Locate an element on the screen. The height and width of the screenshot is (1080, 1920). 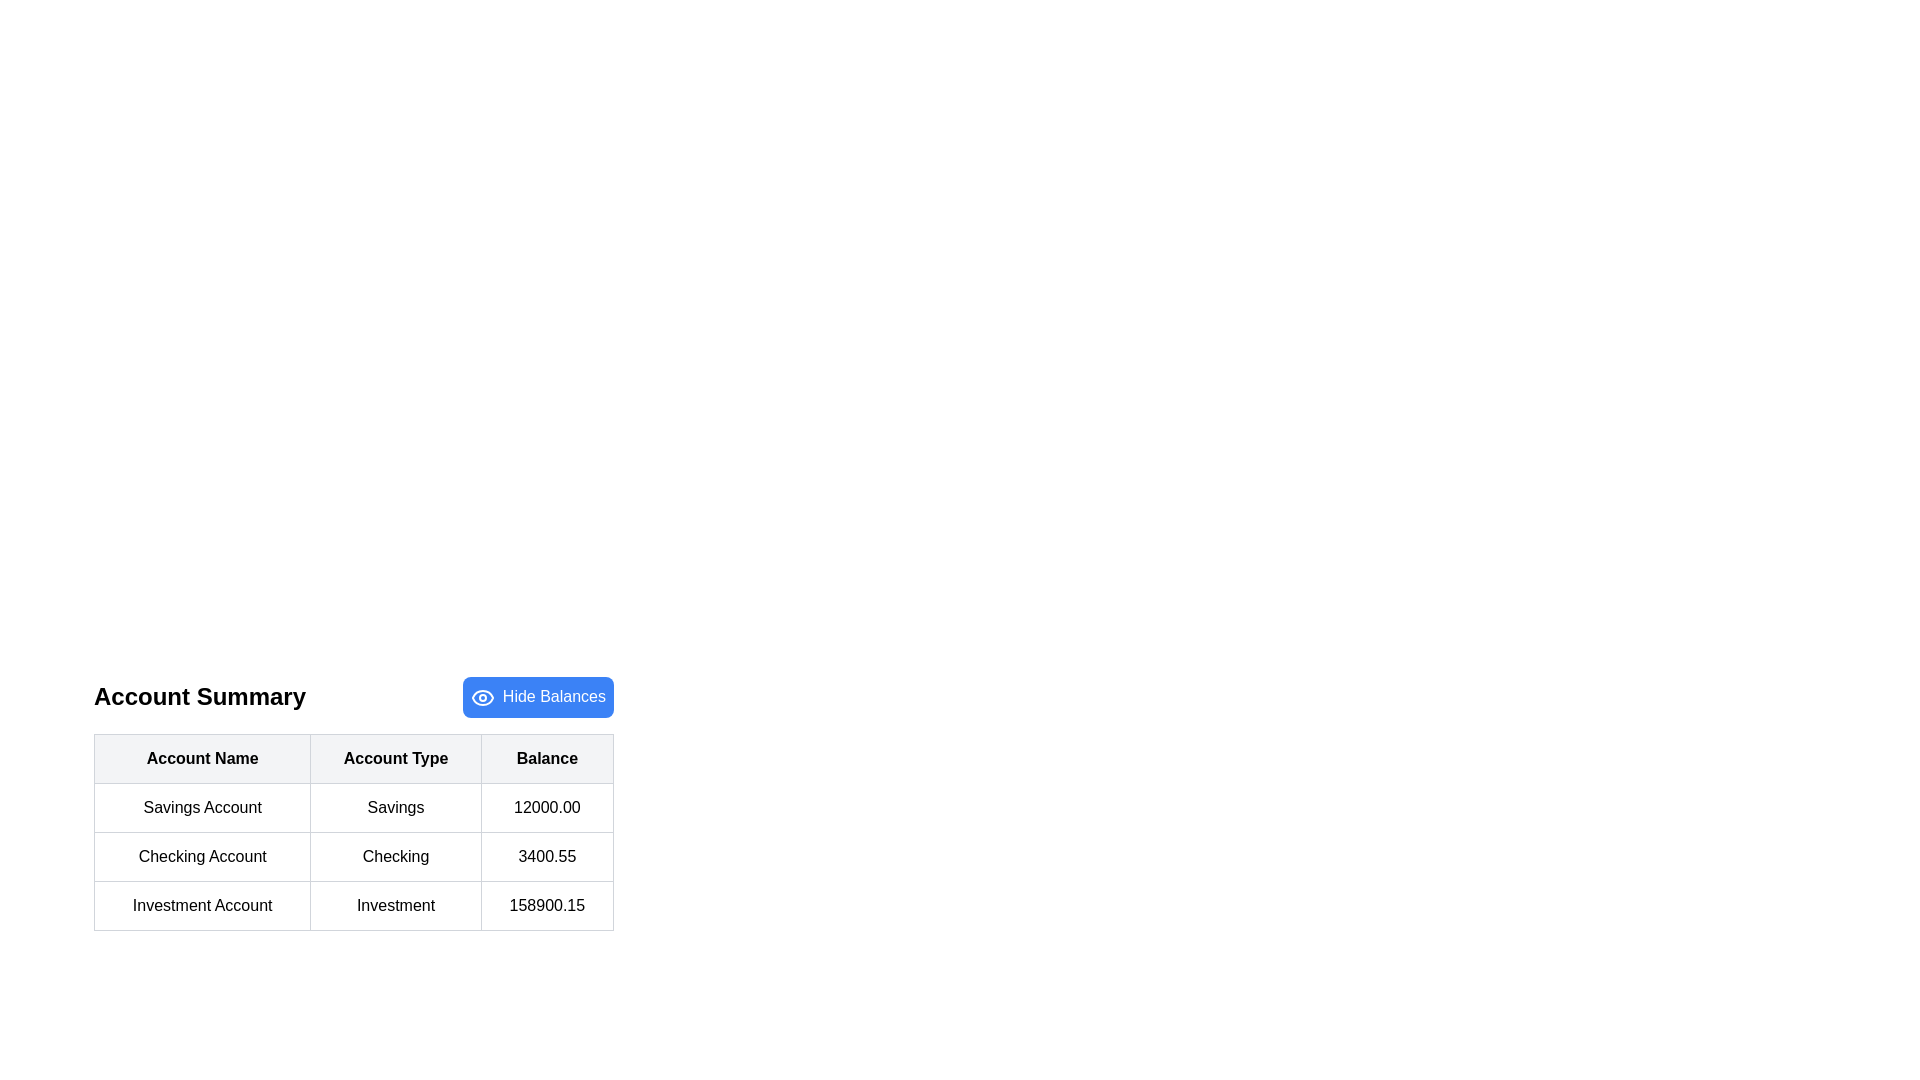
displayed information from the third row of the table containing the text blocks 'Investment Account', 'Investment', and '158900.15' is located at coordinates (354, 905).